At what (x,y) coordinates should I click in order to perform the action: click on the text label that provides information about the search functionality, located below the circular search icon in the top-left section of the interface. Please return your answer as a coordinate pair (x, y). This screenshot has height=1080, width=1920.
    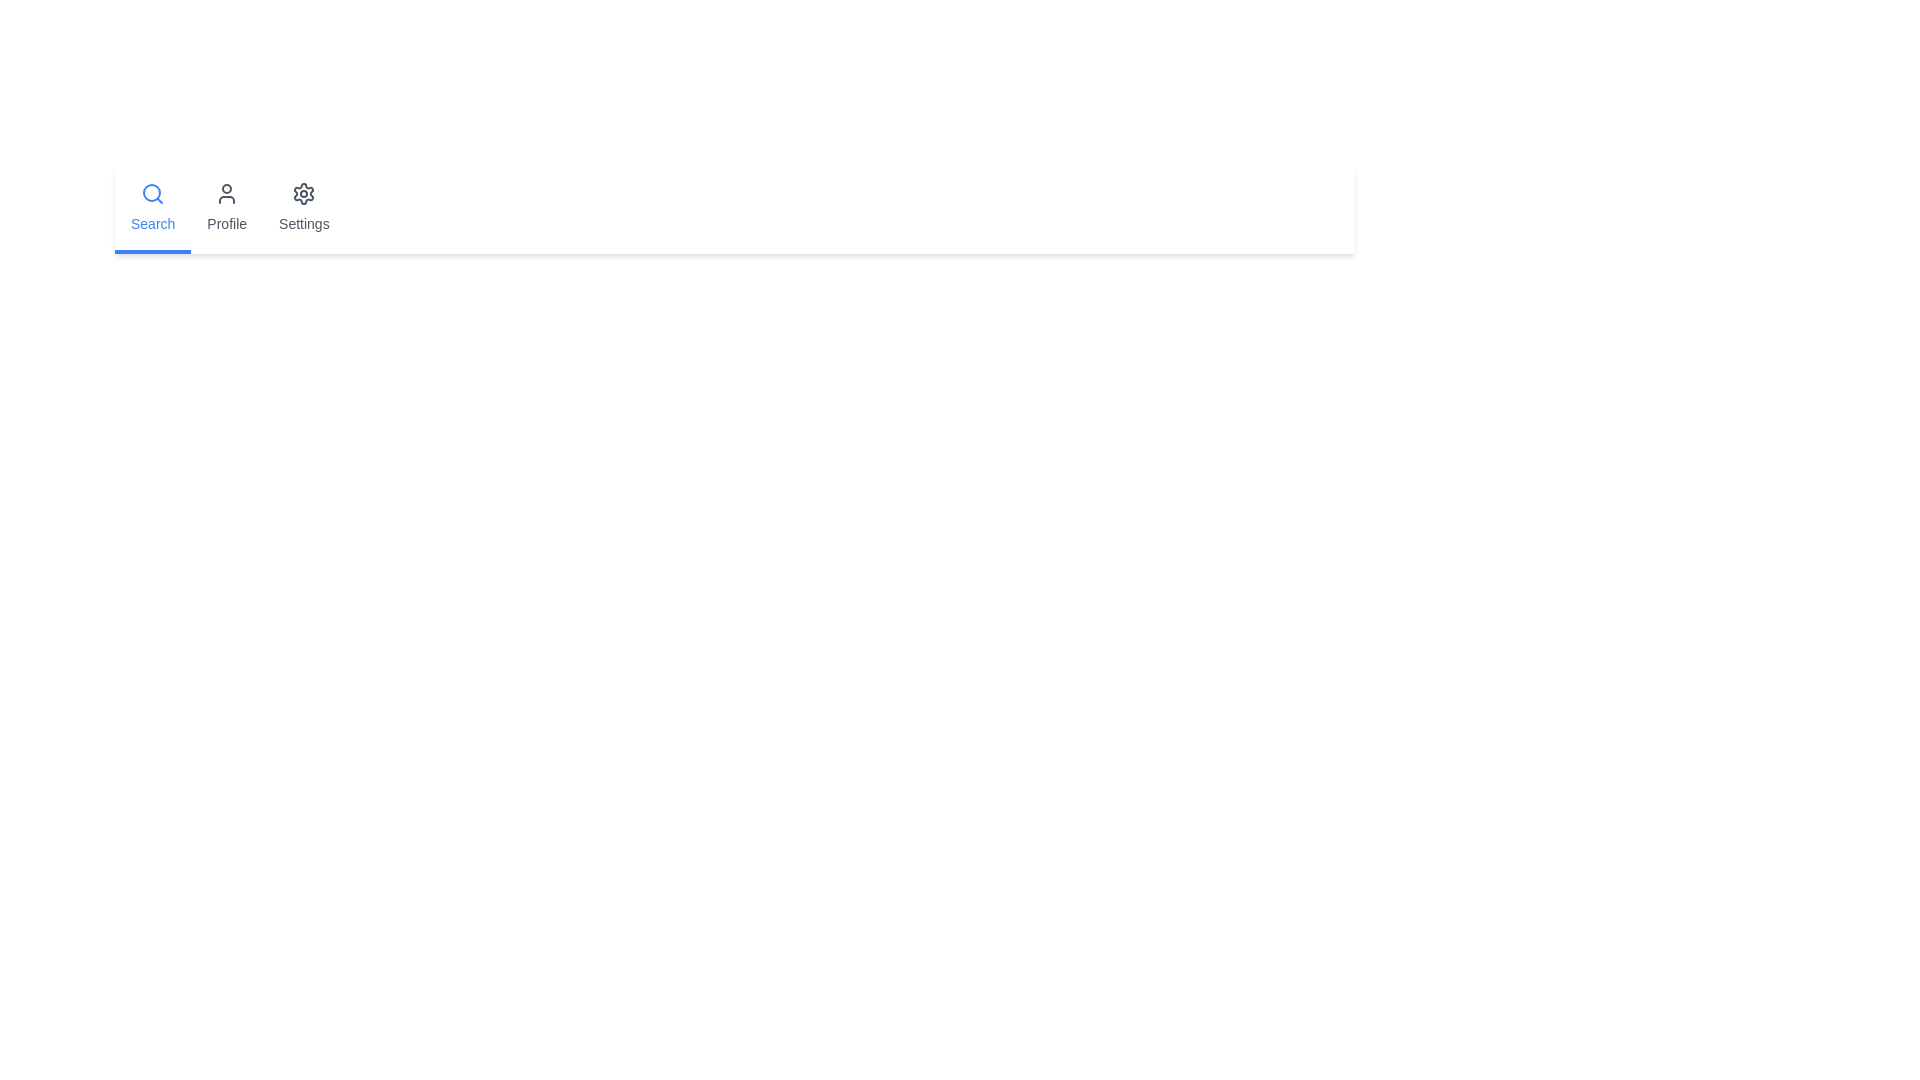
    Looking at the image, I should click on (152, 223).